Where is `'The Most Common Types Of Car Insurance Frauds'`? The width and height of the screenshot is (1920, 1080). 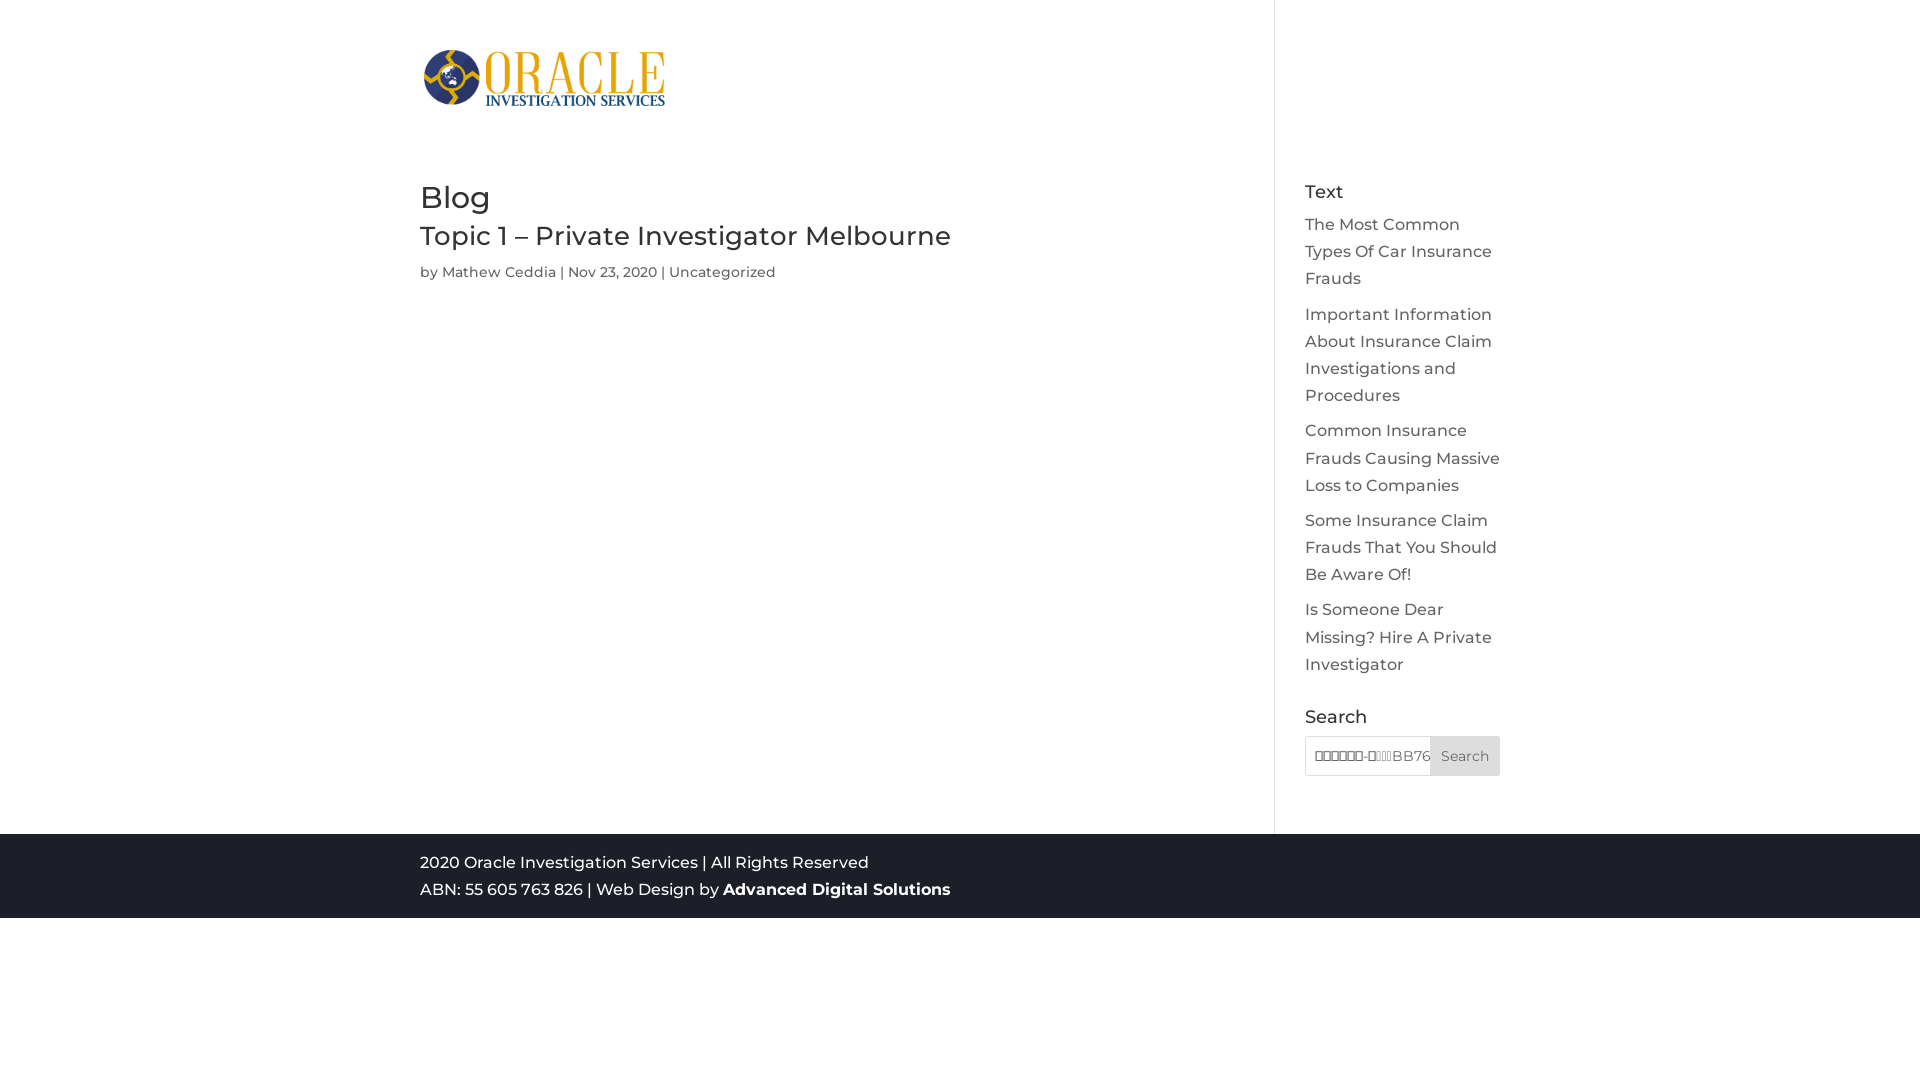 'The Most Common Types Of Car Insurance Frauds' is located at coordinates (1397, 250).